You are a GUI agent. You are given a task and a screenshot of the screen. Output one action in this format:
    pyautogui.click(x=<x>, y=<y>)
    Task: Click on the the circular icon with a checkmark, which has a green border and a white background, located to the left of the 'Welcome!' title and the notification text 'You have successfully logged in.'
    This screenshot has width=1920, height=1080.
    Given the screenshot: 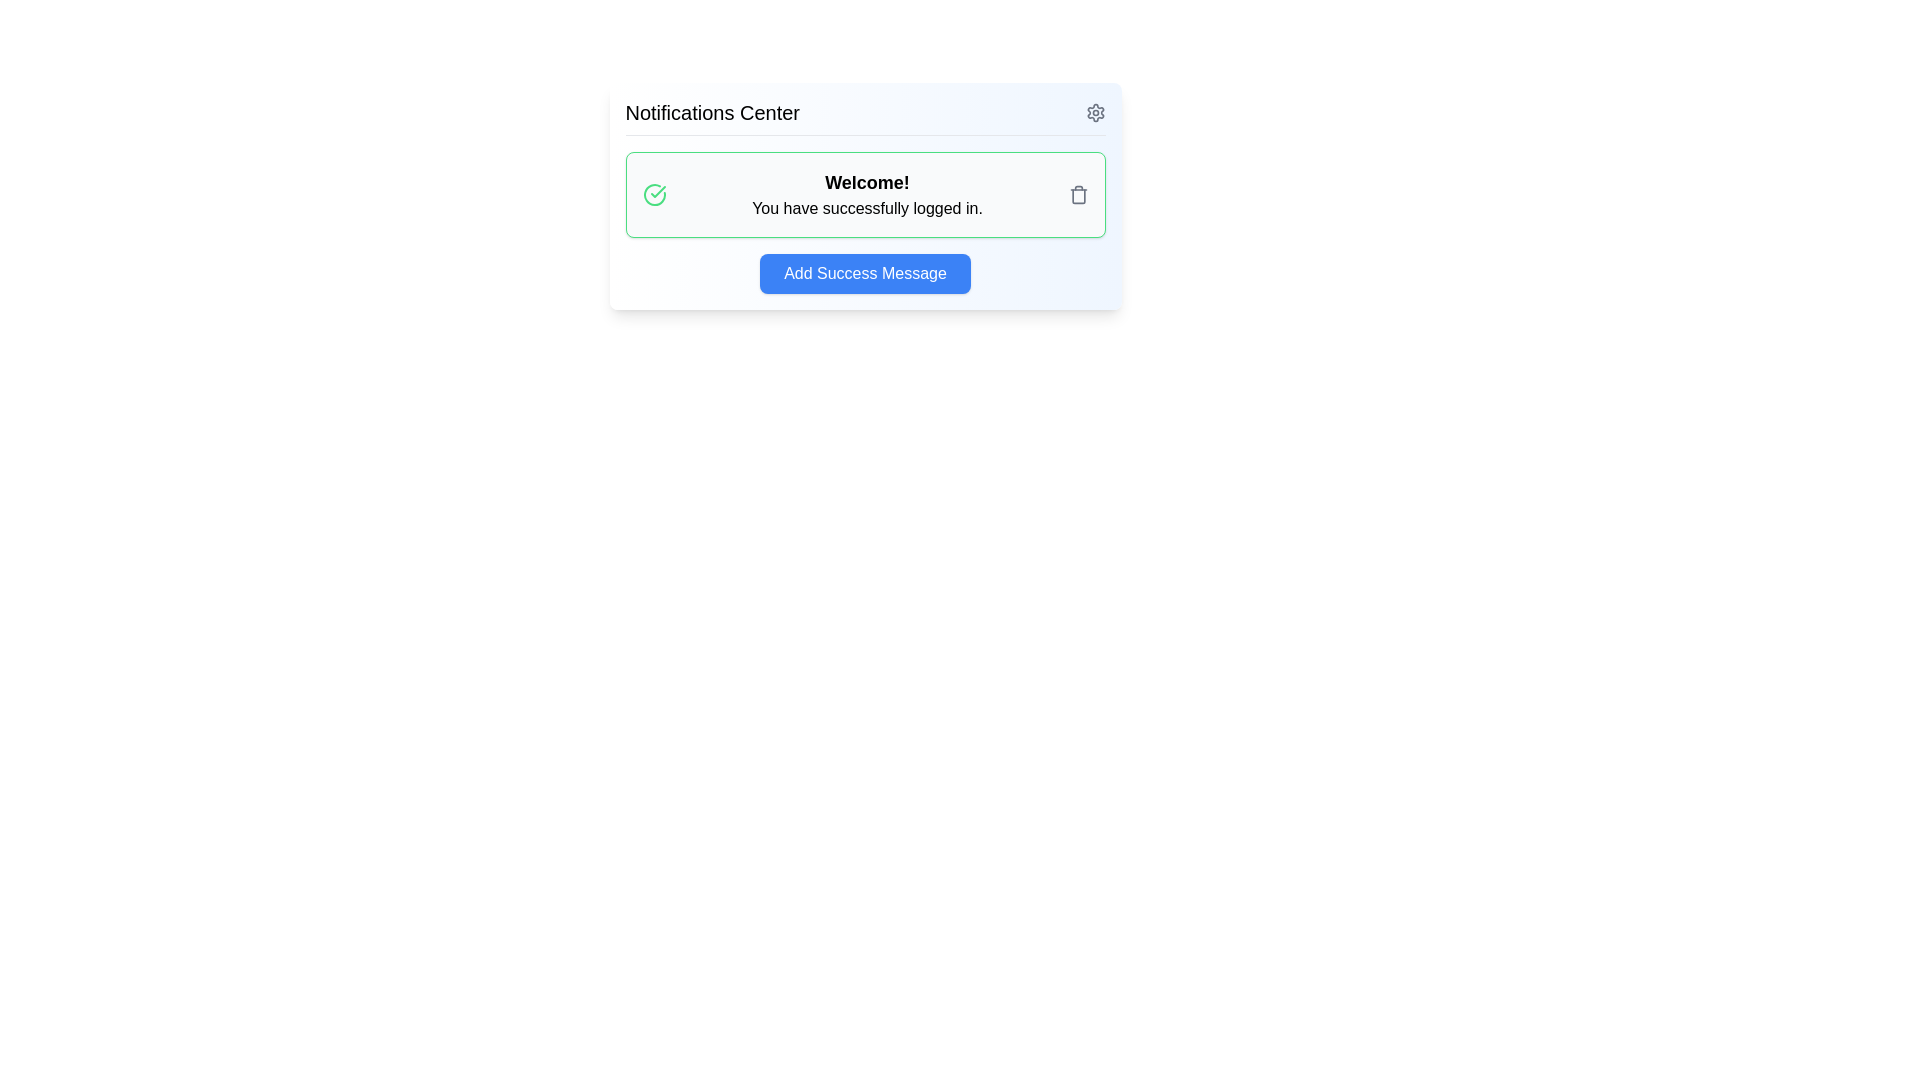 What is the action you would take?
    pyautogui.click(x=654, y=195)
    